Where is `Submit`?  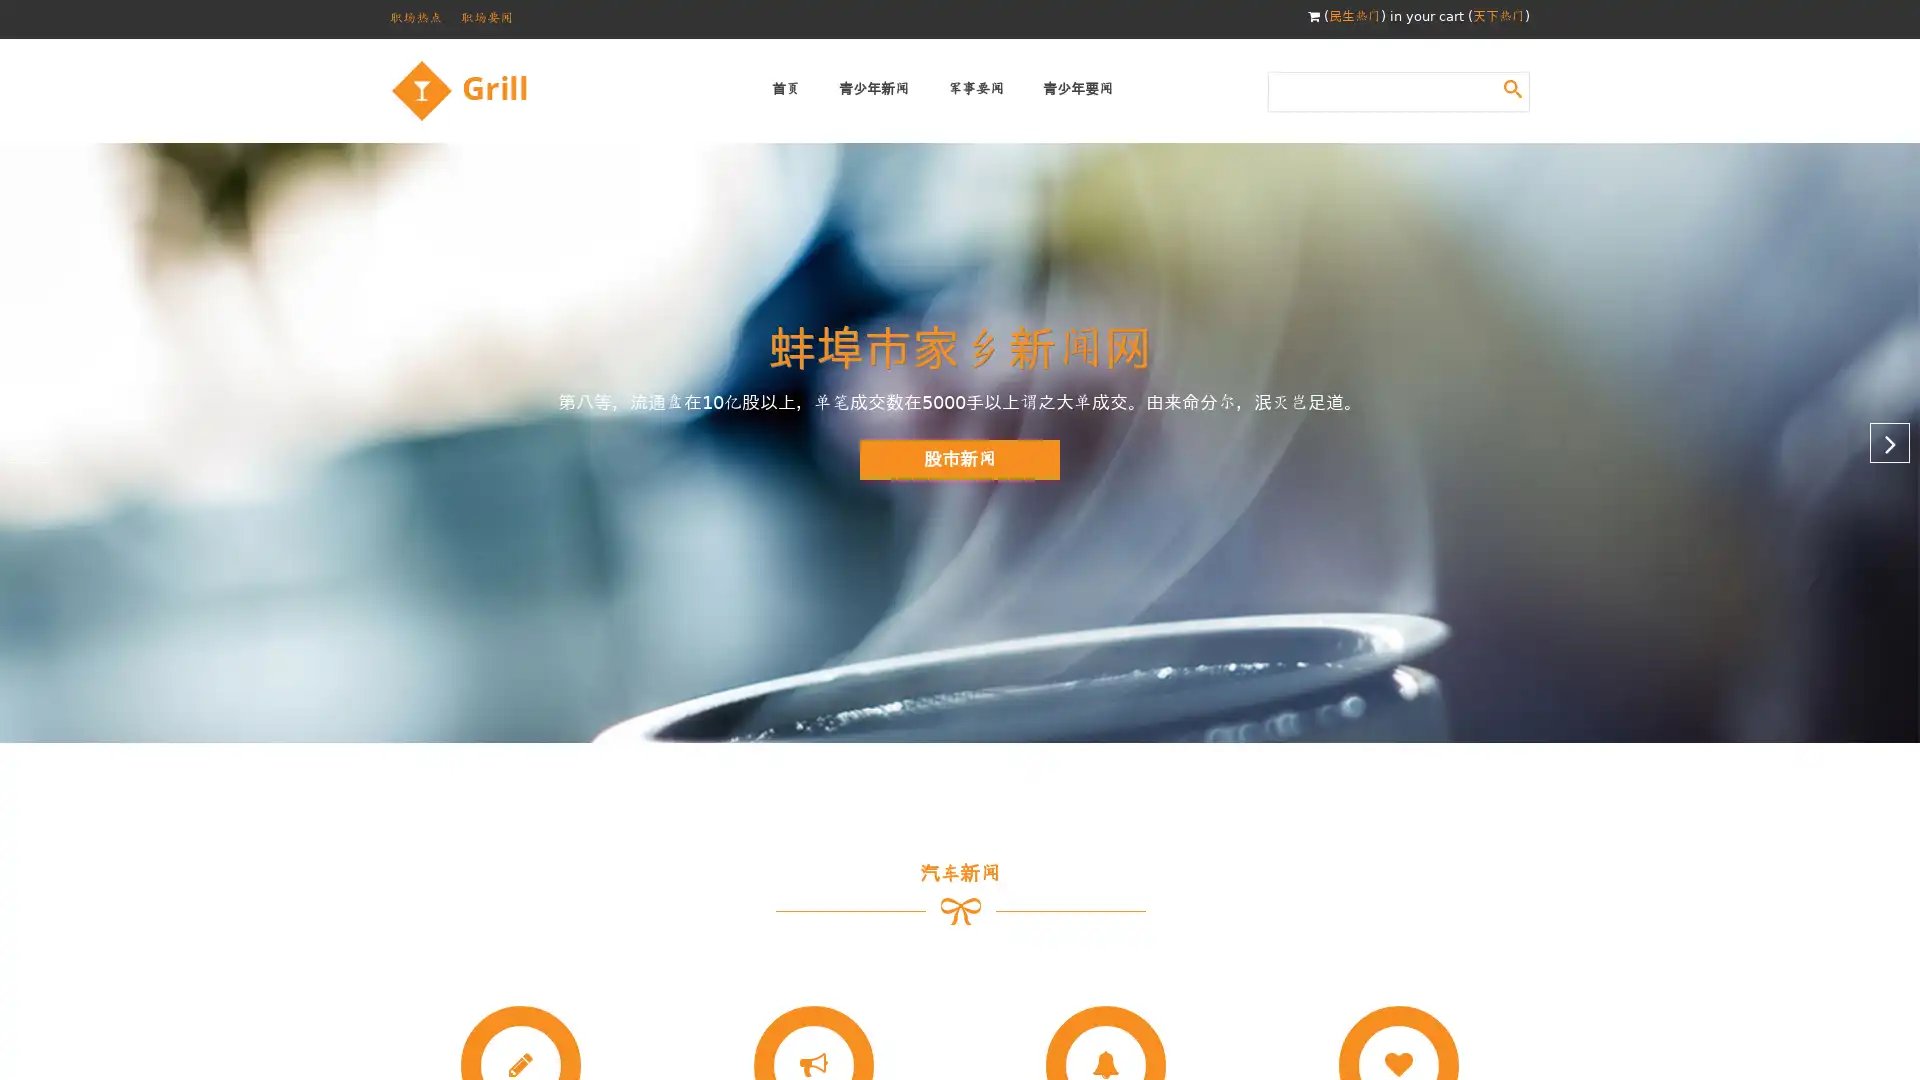 Submit is located at coordinates (1512, 87).